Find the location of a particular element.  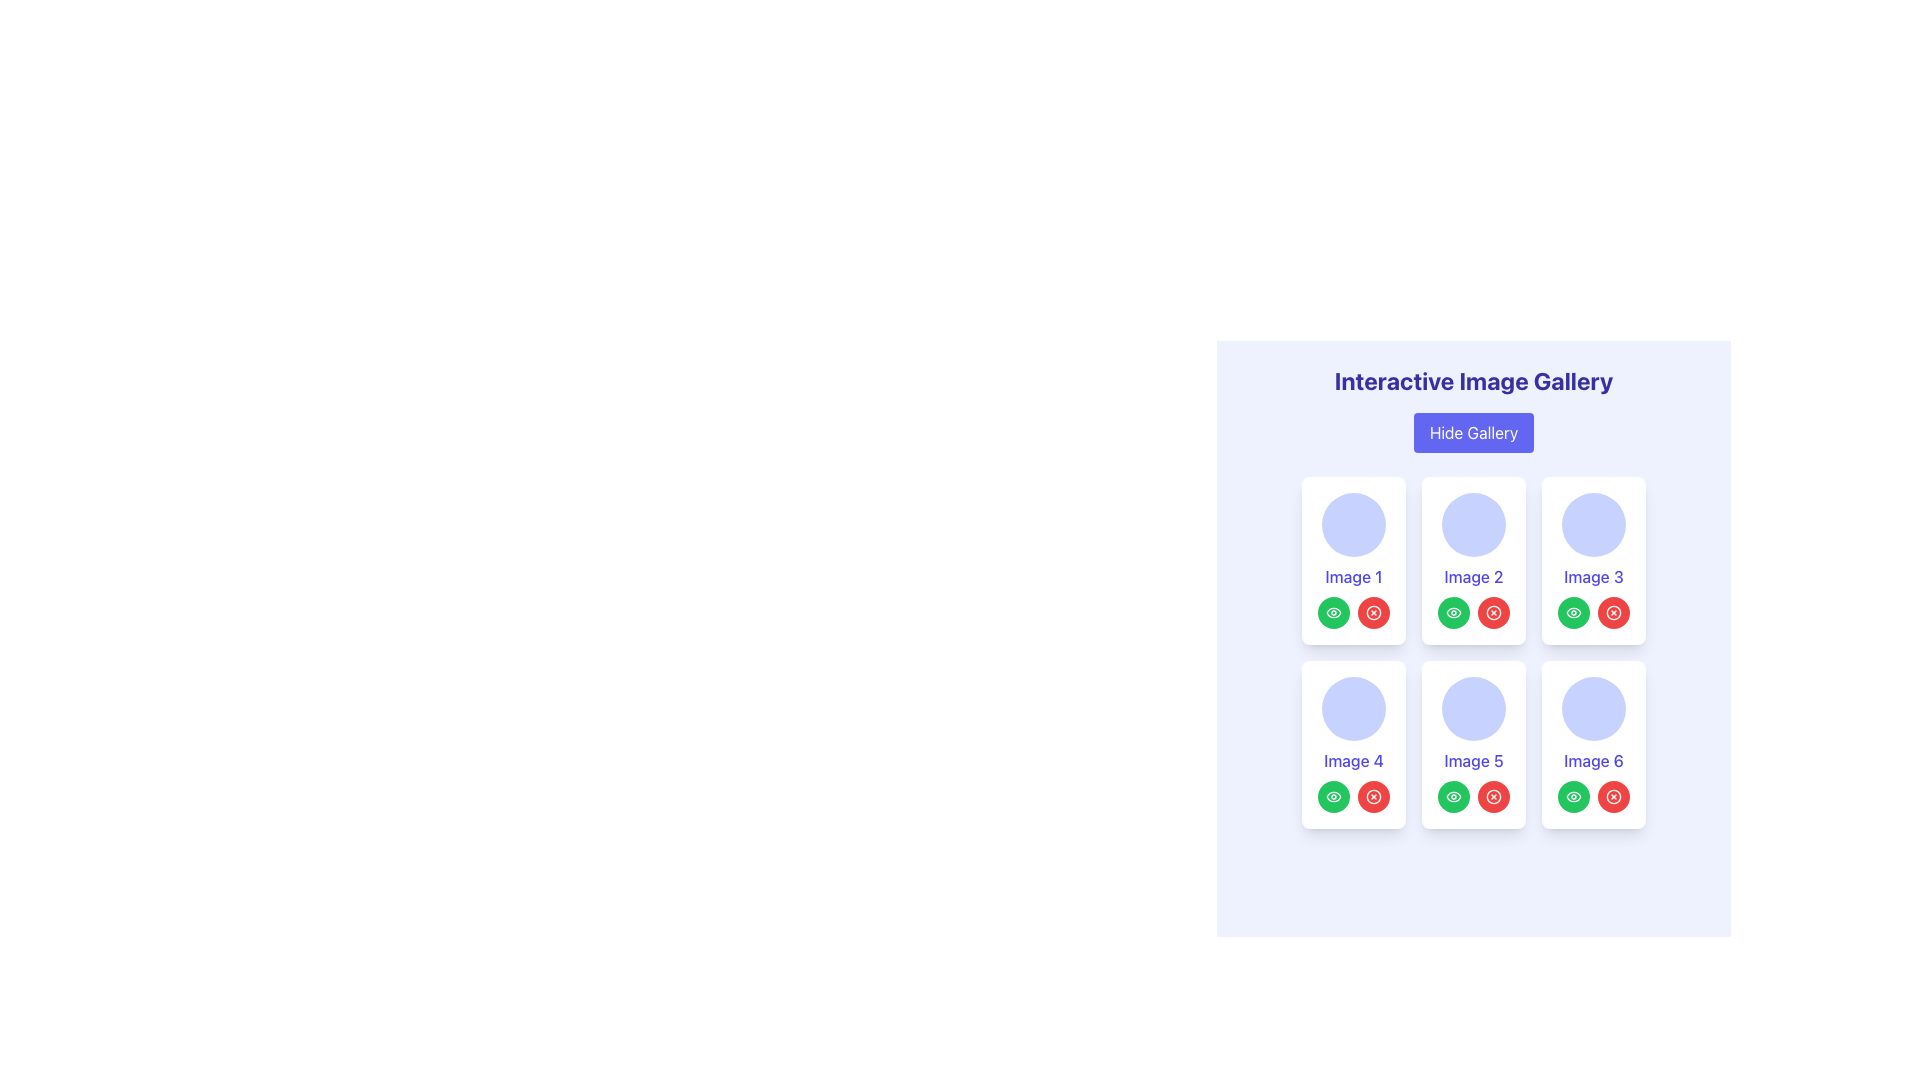

the third circular button in the bottom-right corner of the panel associated with 'Image 6' is located at coordinates (1613, 796).